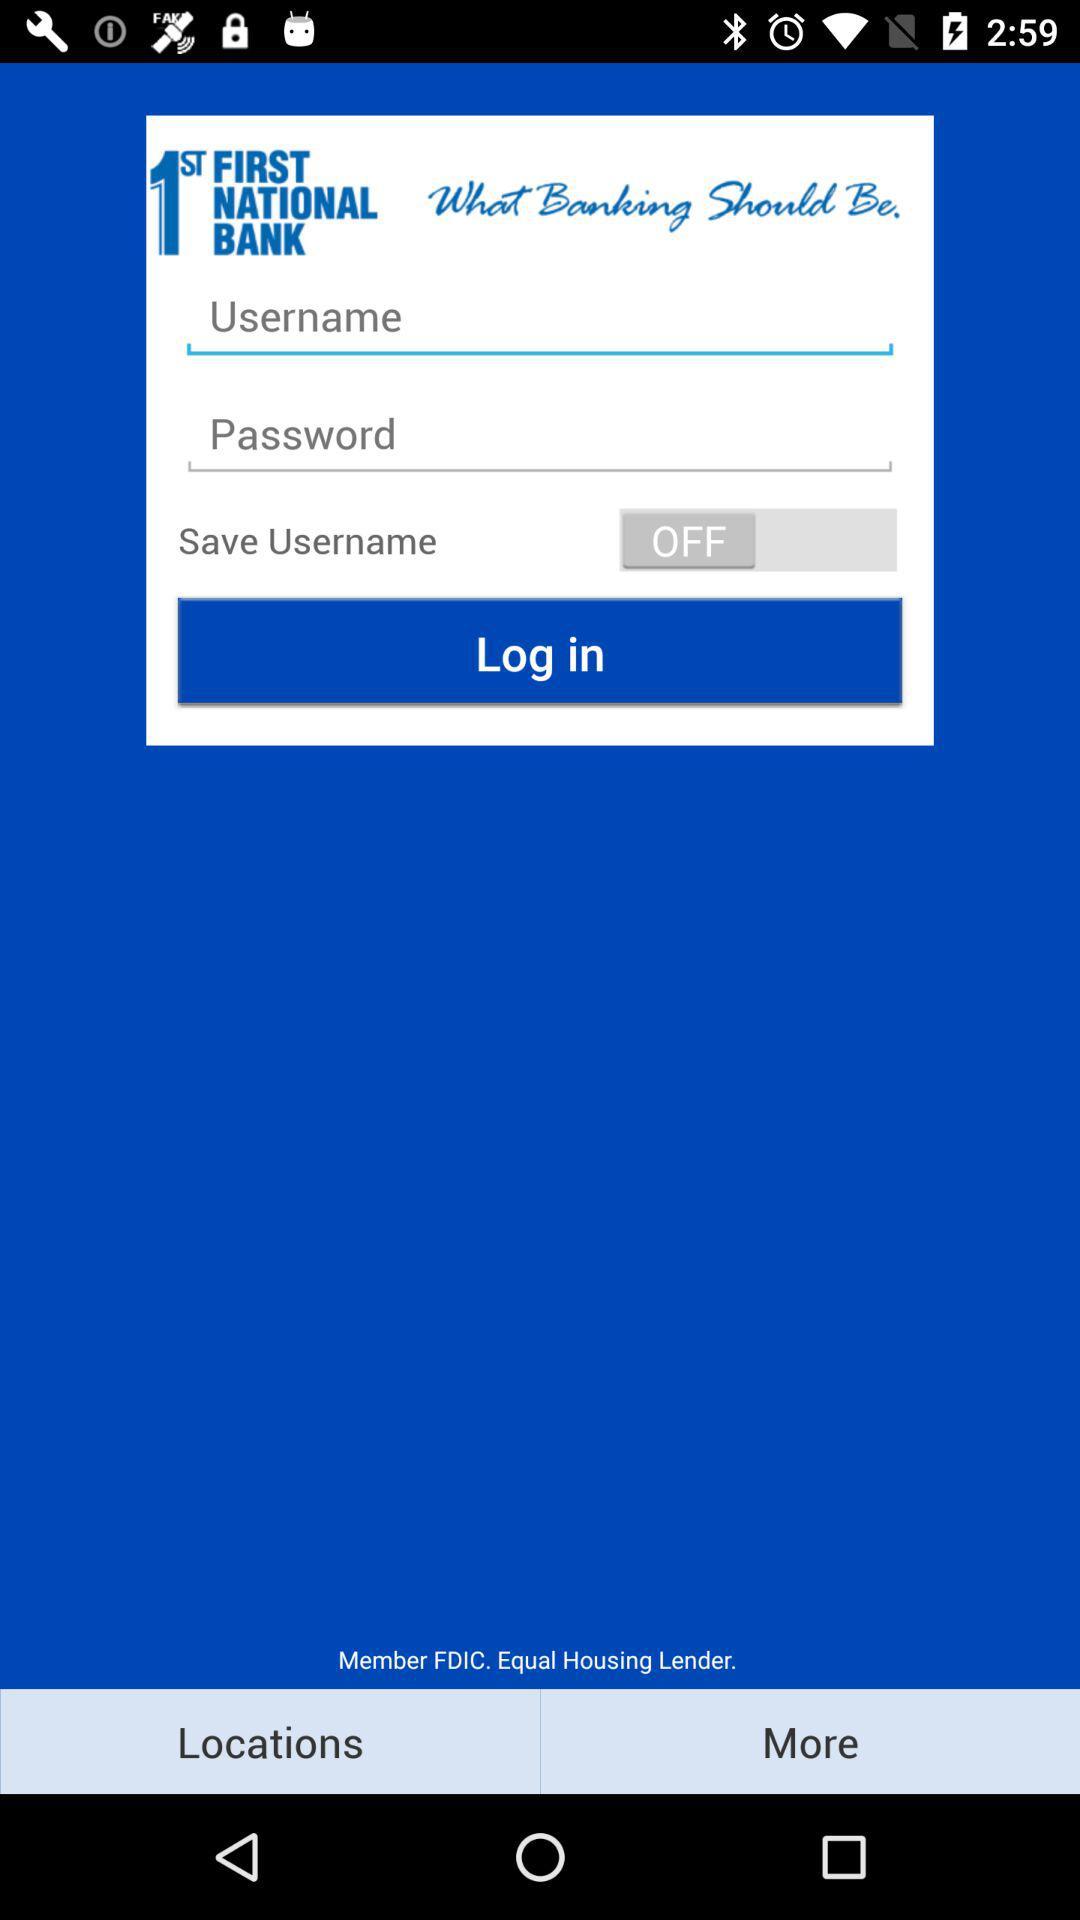 This screenshot has height=1920, width=1080. I want to click on the icon above log in icon, so click(758, 539).